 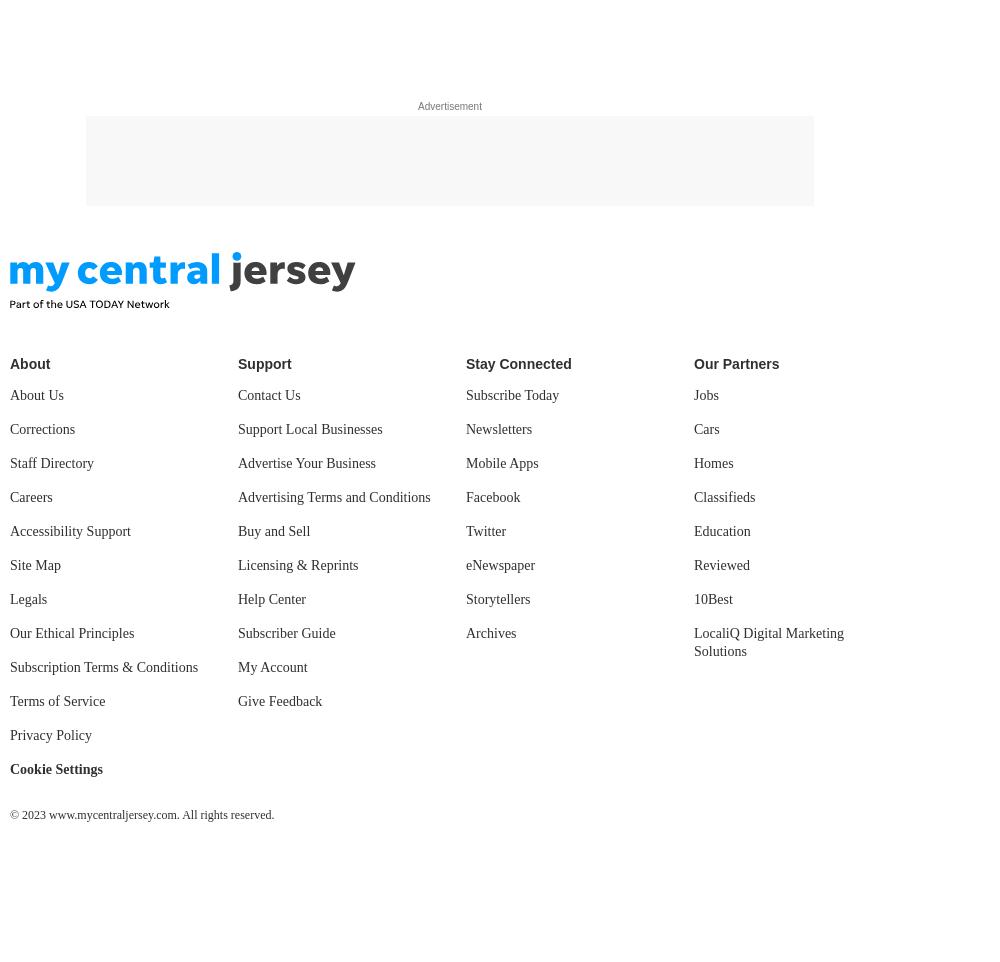 What do you see at coordinates (69, 531) in the screenshot?
I see `'Accessibility Support'` at bounding box center [69, 531].